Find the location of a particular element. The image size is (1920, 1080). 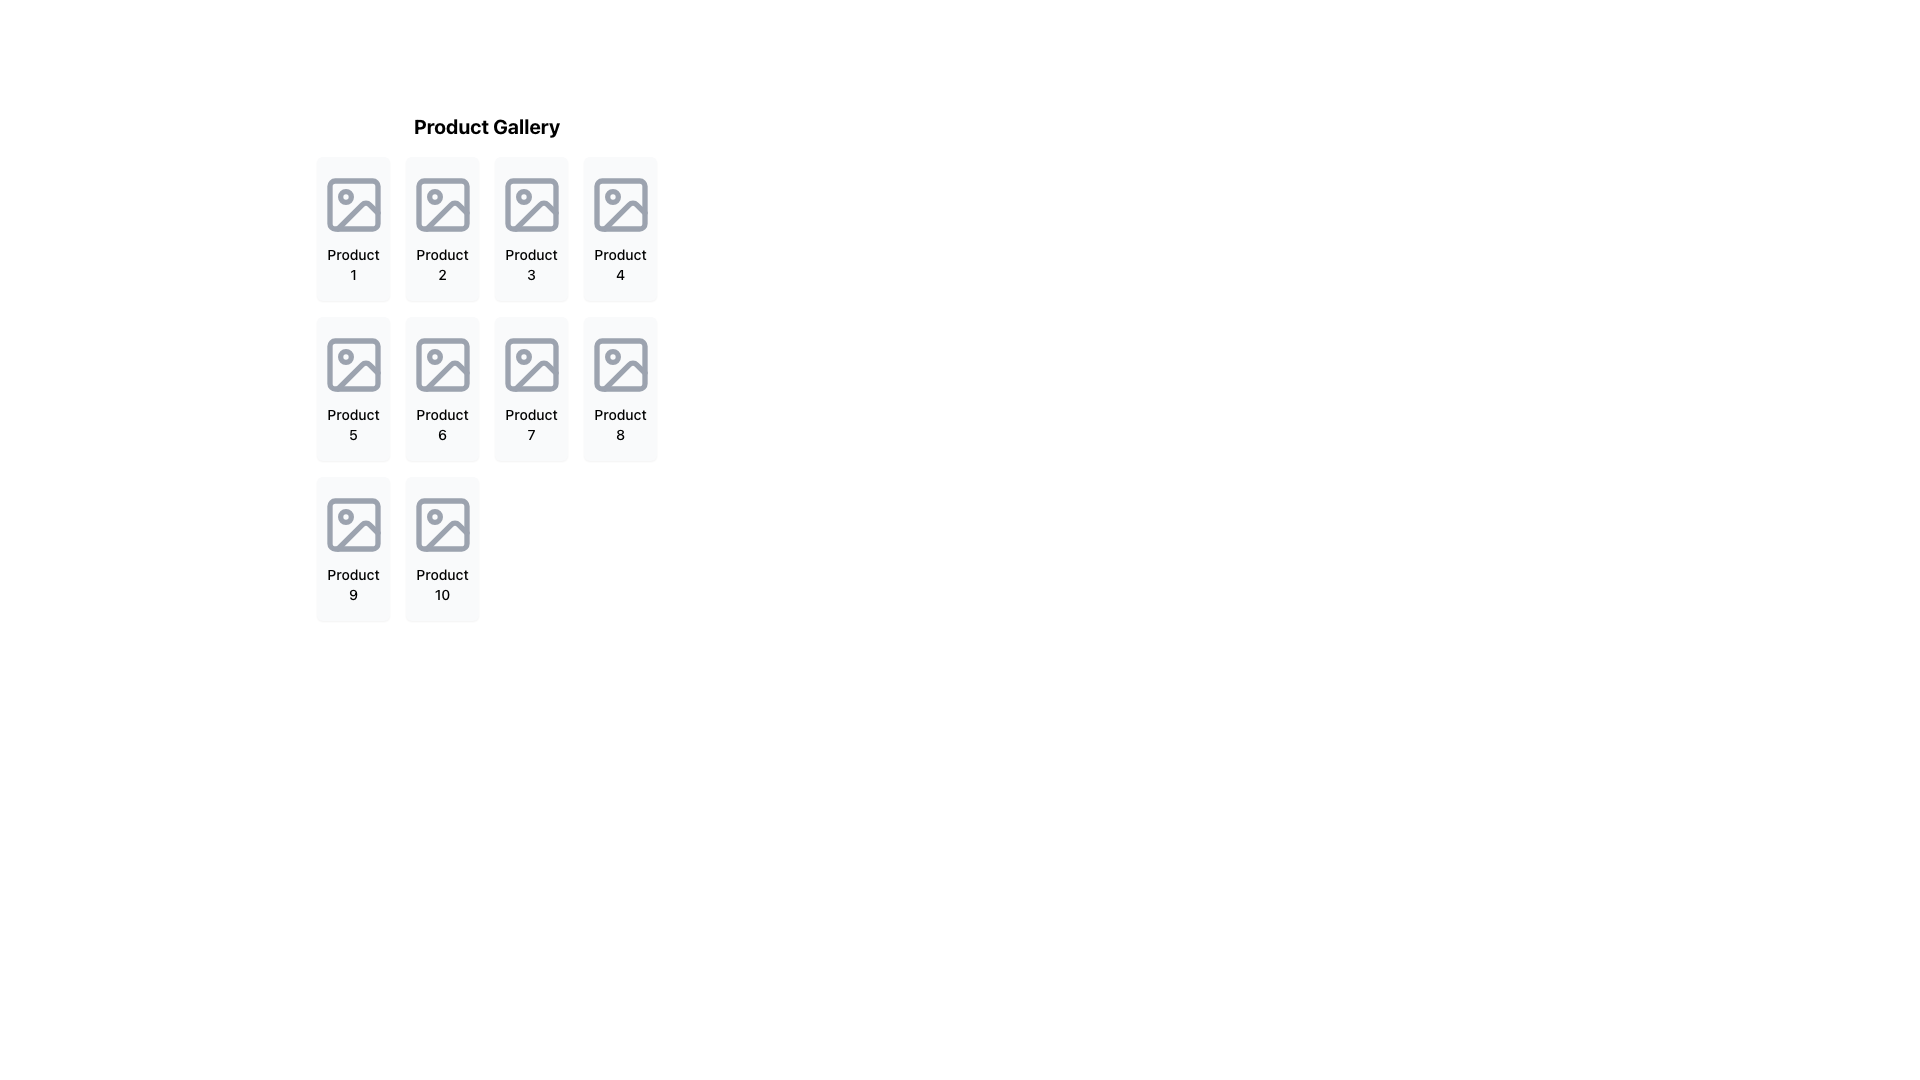

the small circular icon located in the top left of the second product's placeholder image in the product gallery grid layout is located at coordinates (433, 196).